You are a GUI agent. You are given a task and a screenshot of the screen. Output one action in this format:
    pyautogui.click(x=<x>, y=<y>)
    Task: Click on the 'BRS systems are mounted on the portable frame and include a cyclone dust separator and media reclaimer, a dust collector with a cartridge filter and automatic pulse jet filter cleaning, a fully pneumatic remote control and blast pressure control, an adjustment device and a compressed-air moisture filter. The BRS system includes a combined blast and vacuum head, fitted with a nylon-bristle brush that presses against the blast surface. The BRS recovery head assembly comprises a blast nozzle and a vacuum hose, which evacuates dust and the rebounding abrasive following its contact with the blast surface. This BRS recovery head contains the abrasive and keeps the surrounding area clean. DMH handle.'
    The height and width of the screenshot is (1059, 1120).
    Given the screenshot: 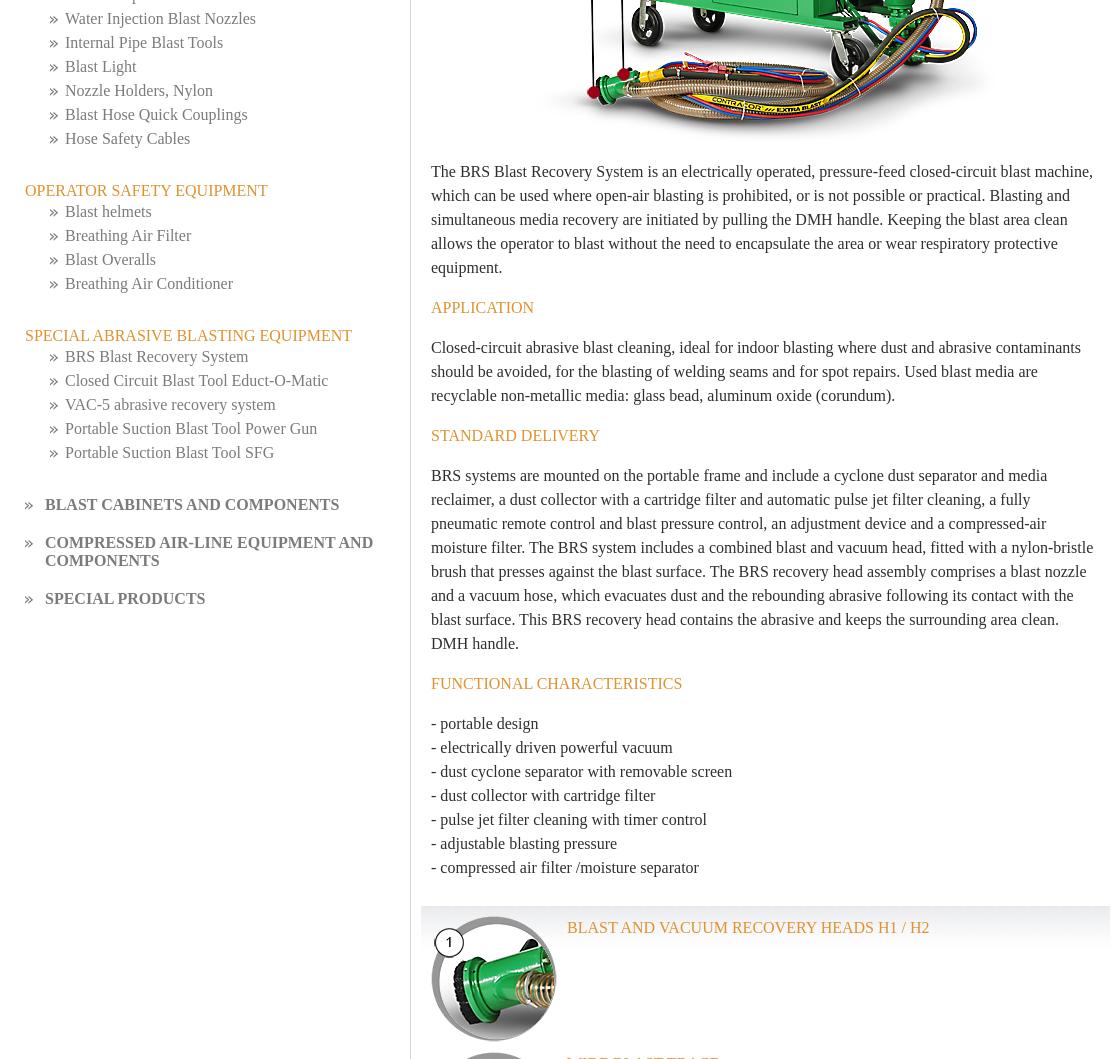 What is the action you would take?
    pyautogui.click(x=762, y=557)
    